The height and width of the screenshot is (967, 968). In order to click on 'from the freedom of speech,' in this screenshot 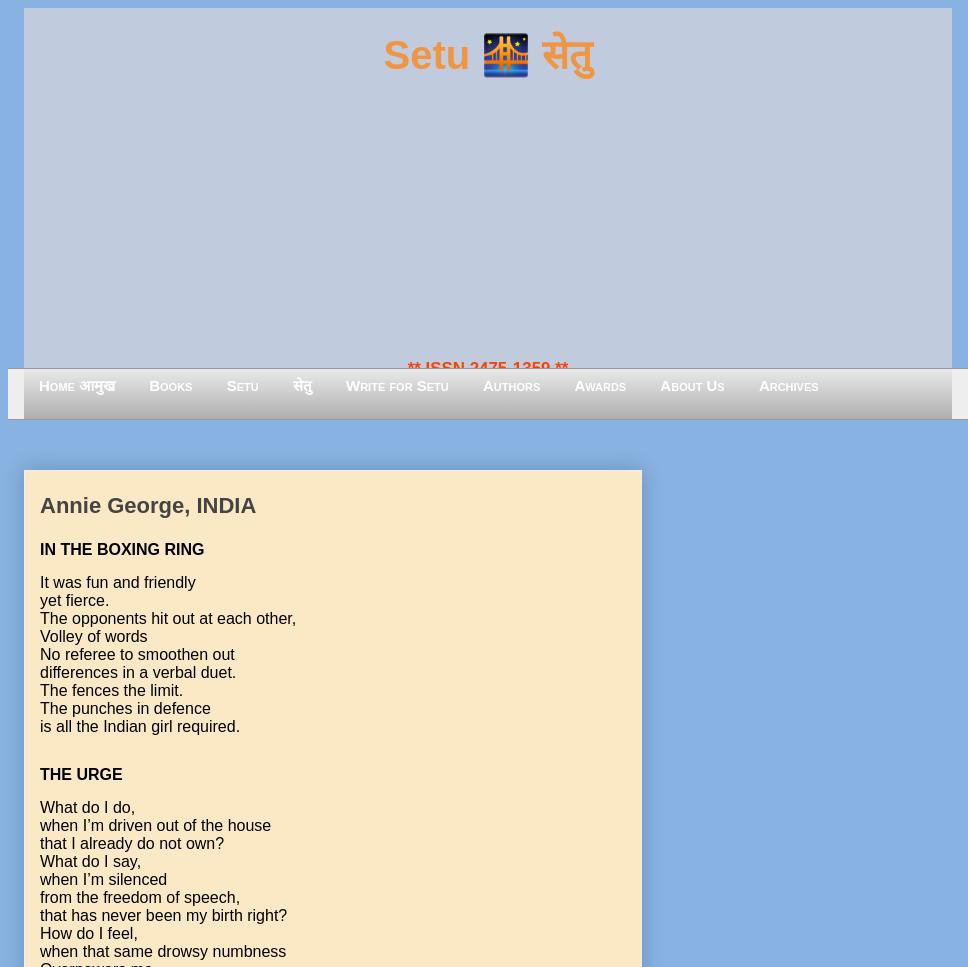, I will do `click(138, 897)`.